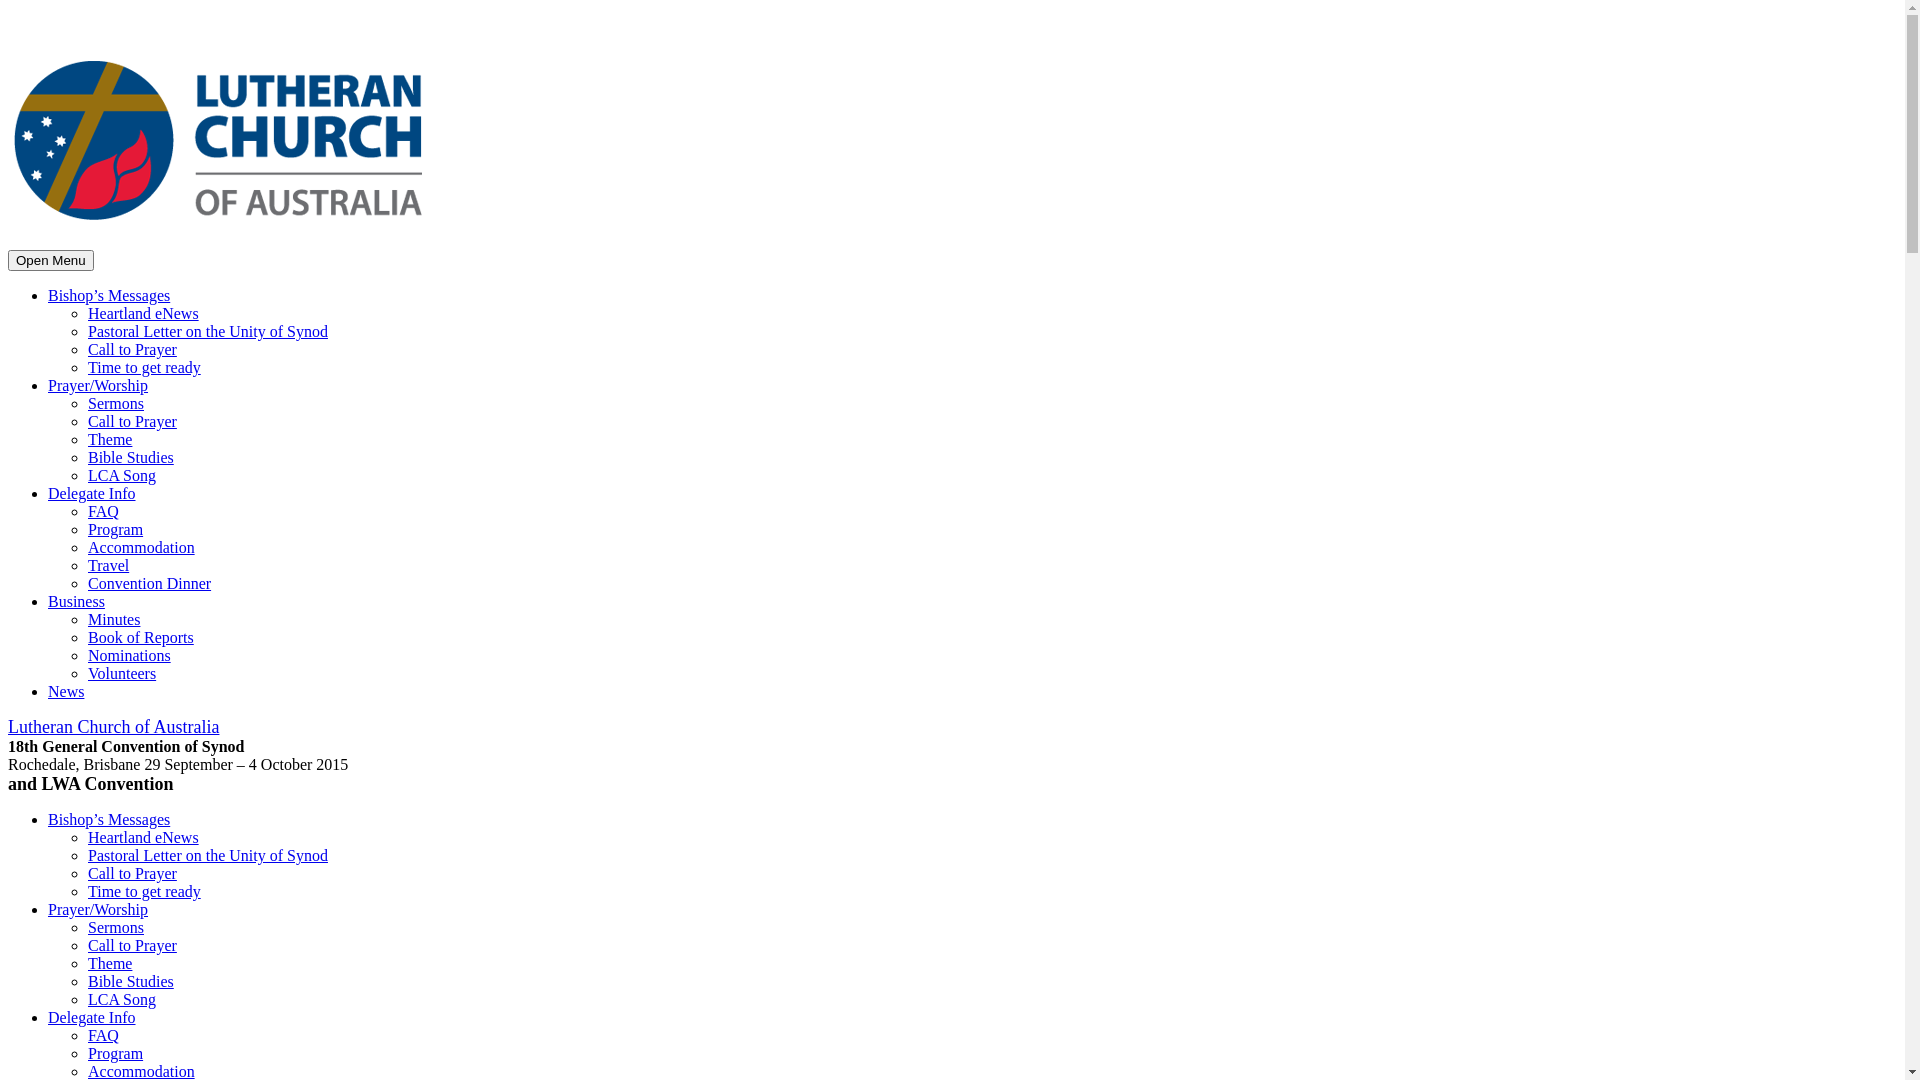  Describe the element at coordinates (102, 510) in the screenshot. I see `'FAQ'` at that location.